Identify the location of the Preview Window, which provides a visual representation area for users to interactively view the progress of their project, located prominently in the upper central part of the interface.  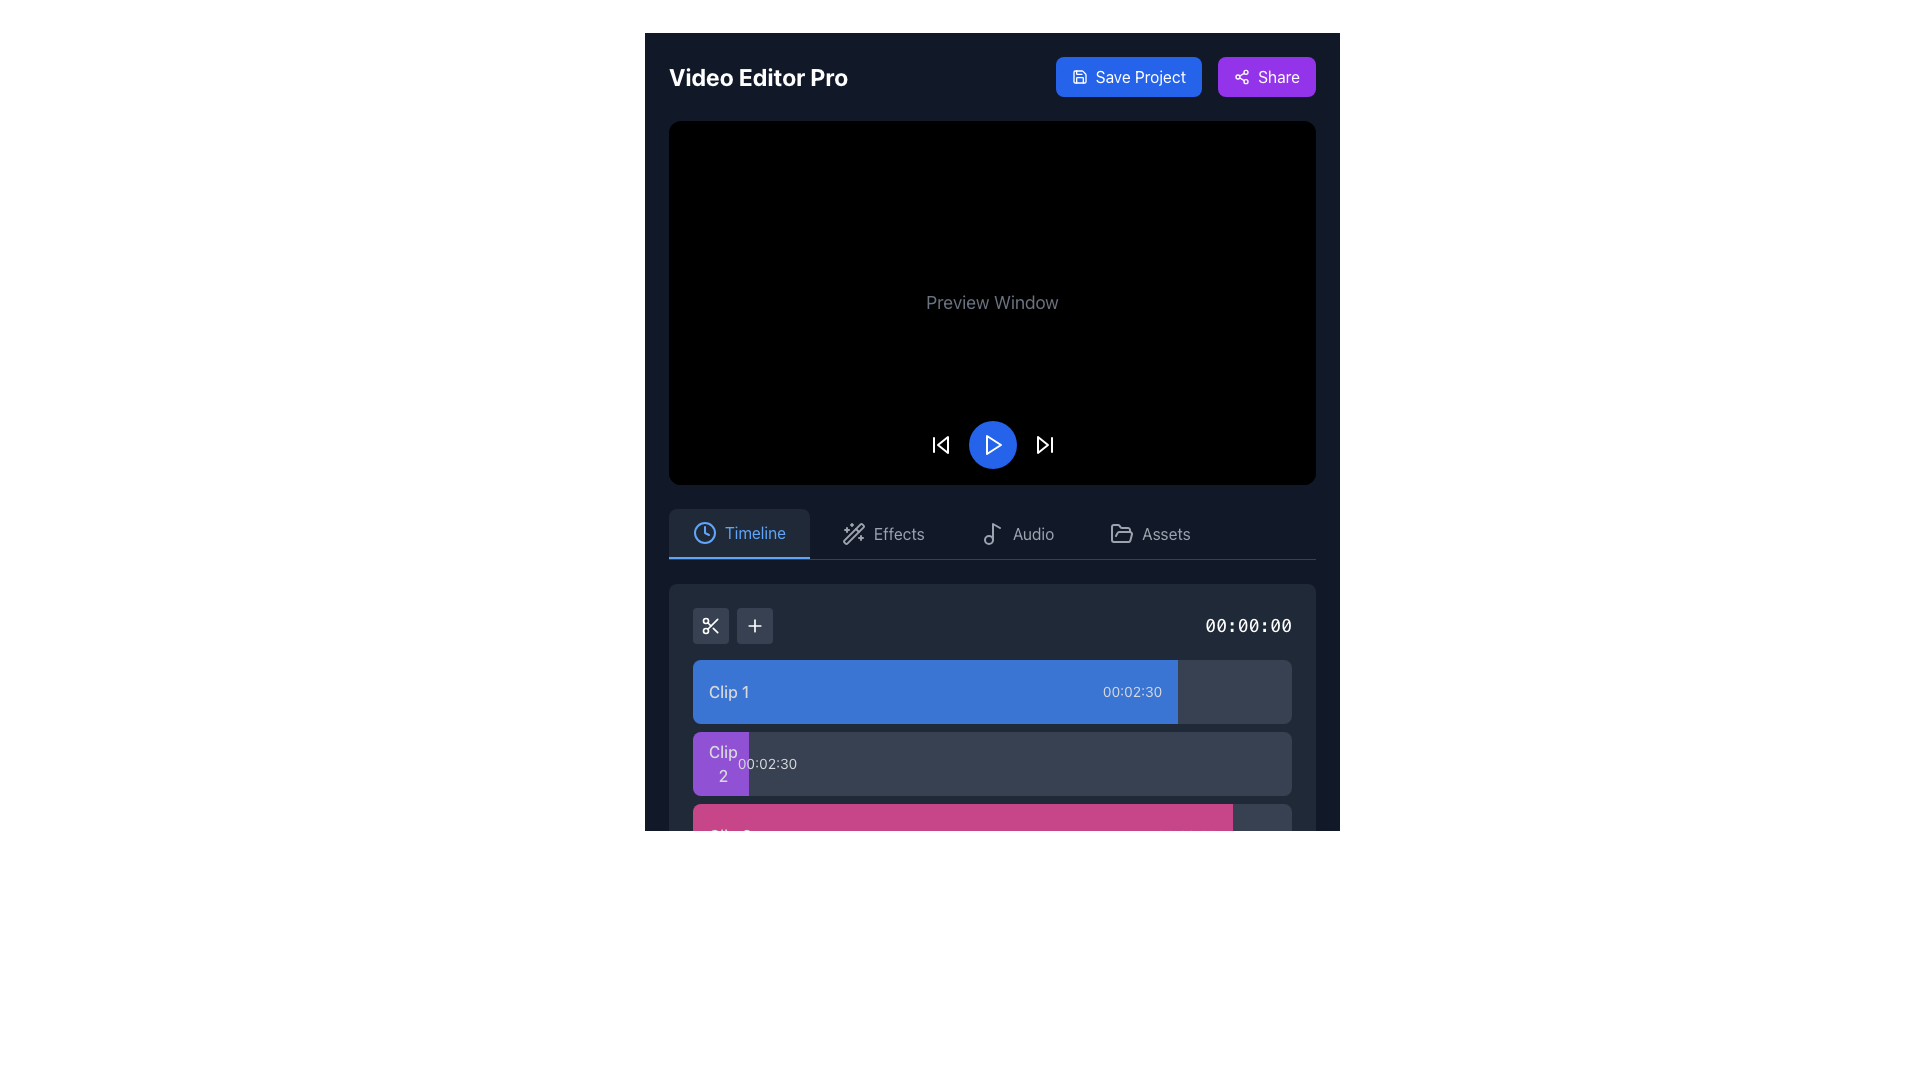
(992, 302).